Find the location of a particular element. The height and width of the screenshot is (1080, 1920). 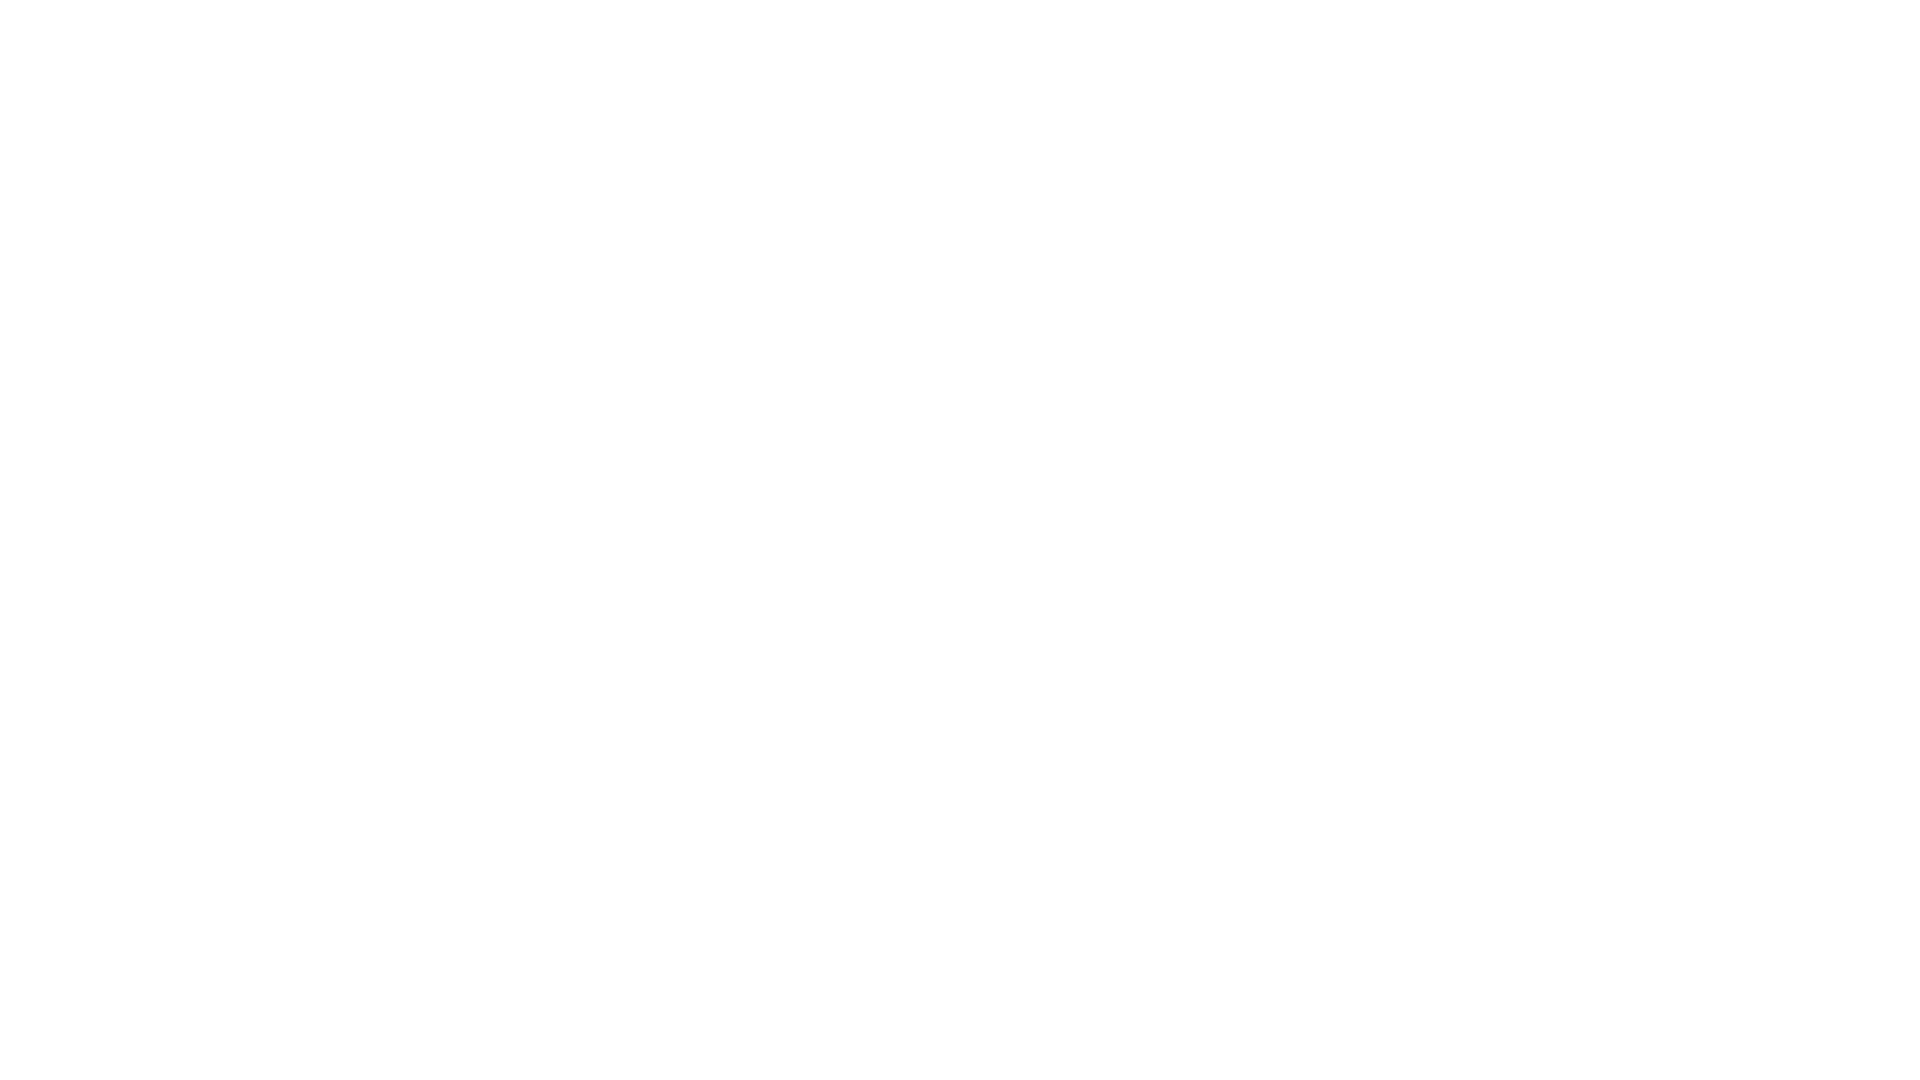

Stories is located at coordinates (773, 27).